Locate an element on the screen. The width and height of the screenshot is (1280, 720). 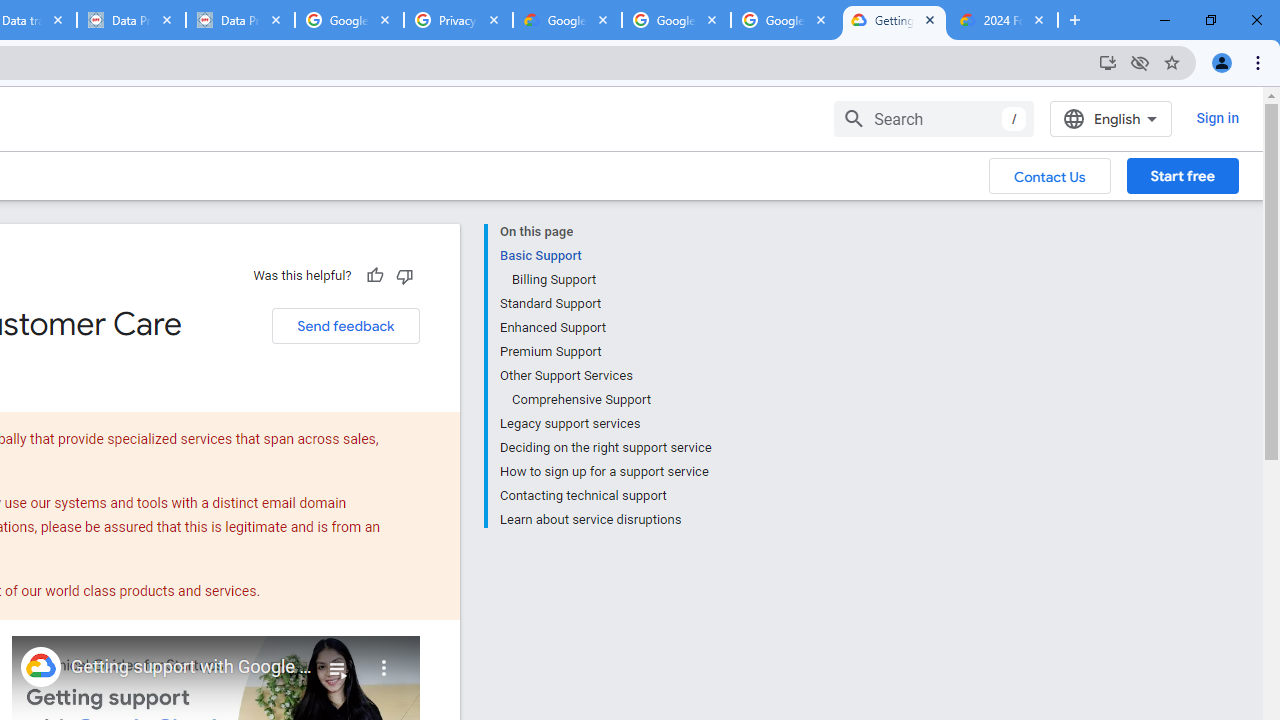
'Comprehensive Support' is located at coordinates (610, 399).